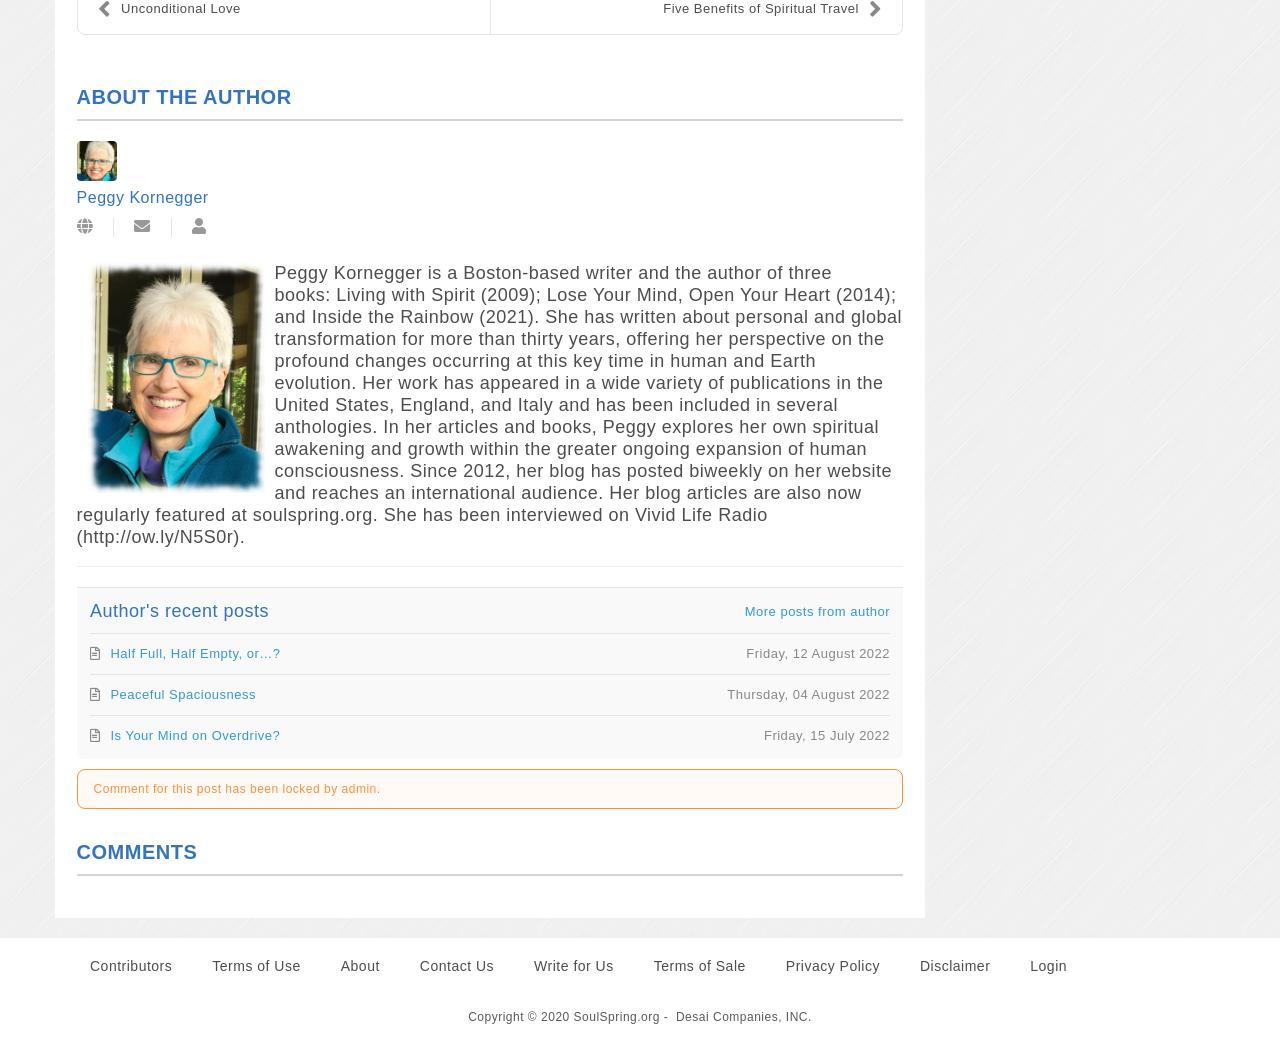  What do you see at coordinates (808, 693) in the screenshot?
I see `'Thursday, 04 August 2022'` at bounding box center [808, 693].